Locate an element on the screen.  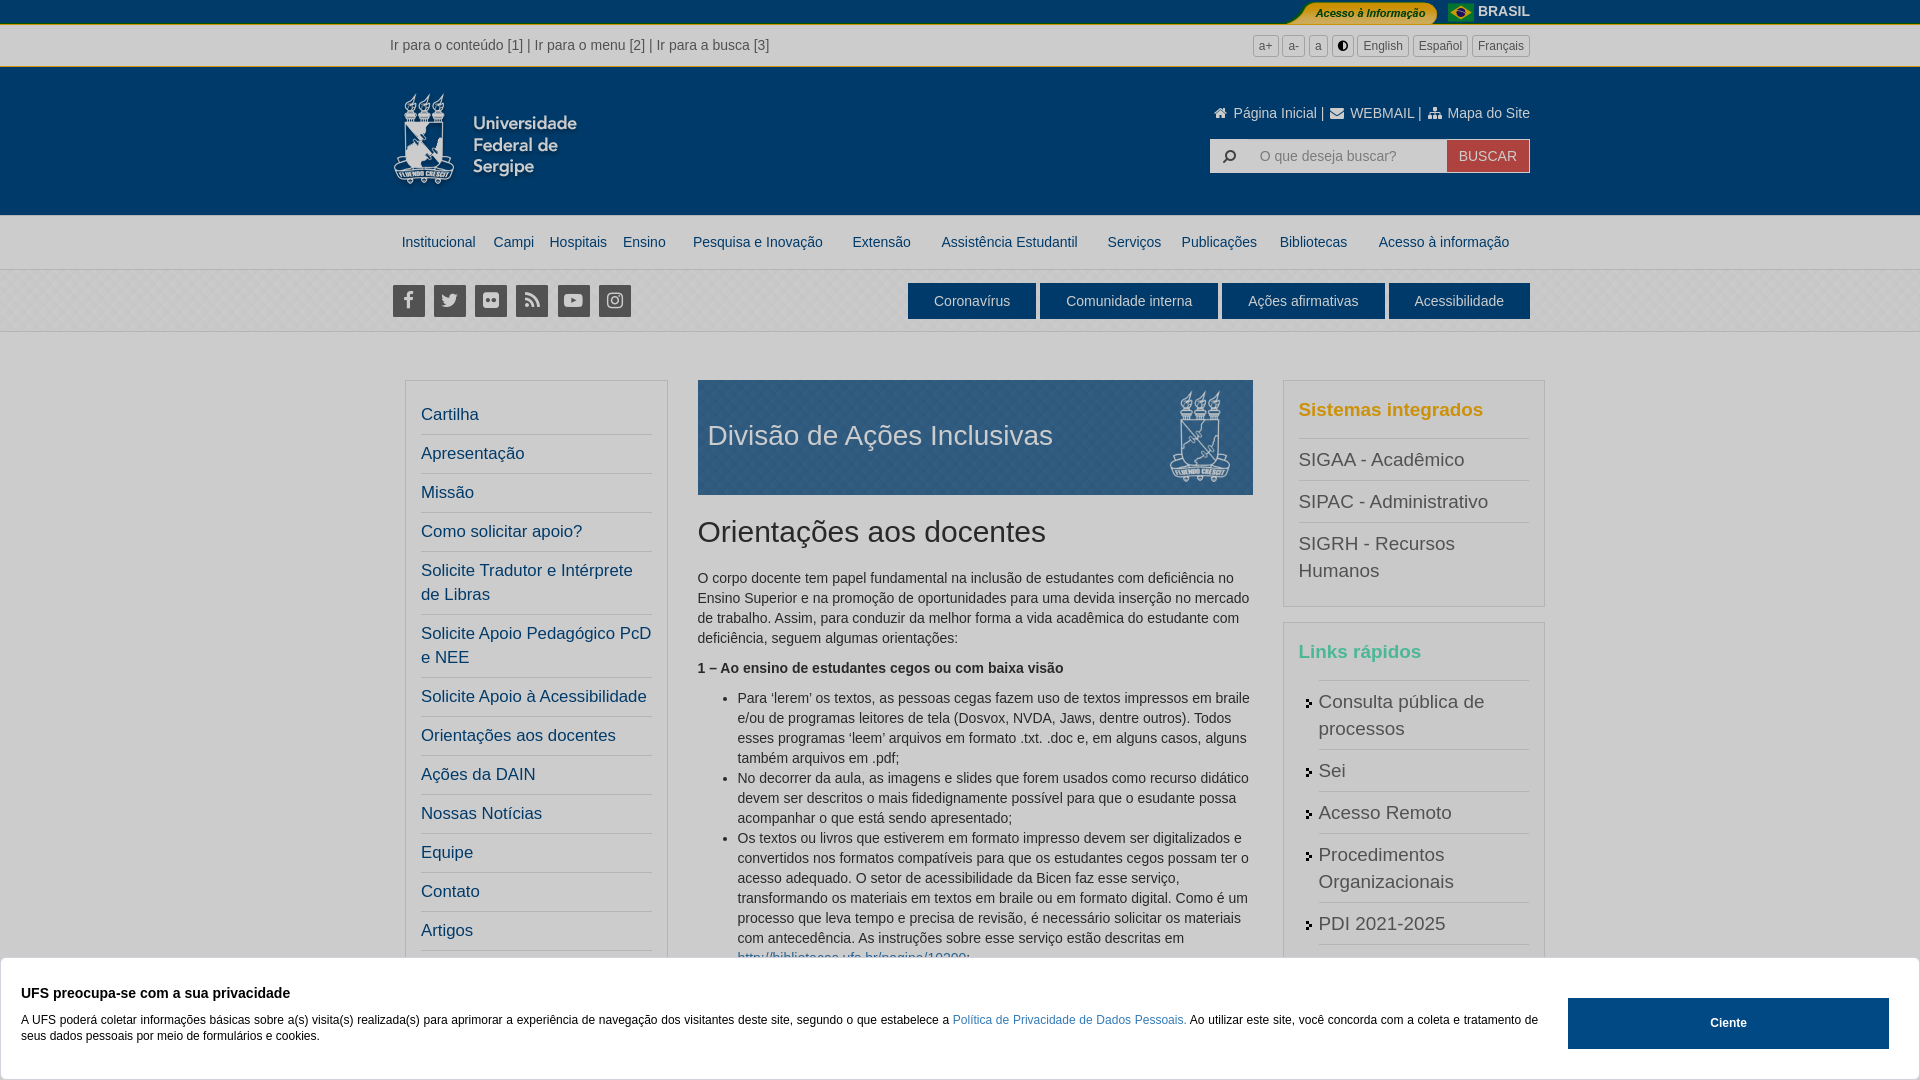
'Contato' is located at coordinates (449, 890).